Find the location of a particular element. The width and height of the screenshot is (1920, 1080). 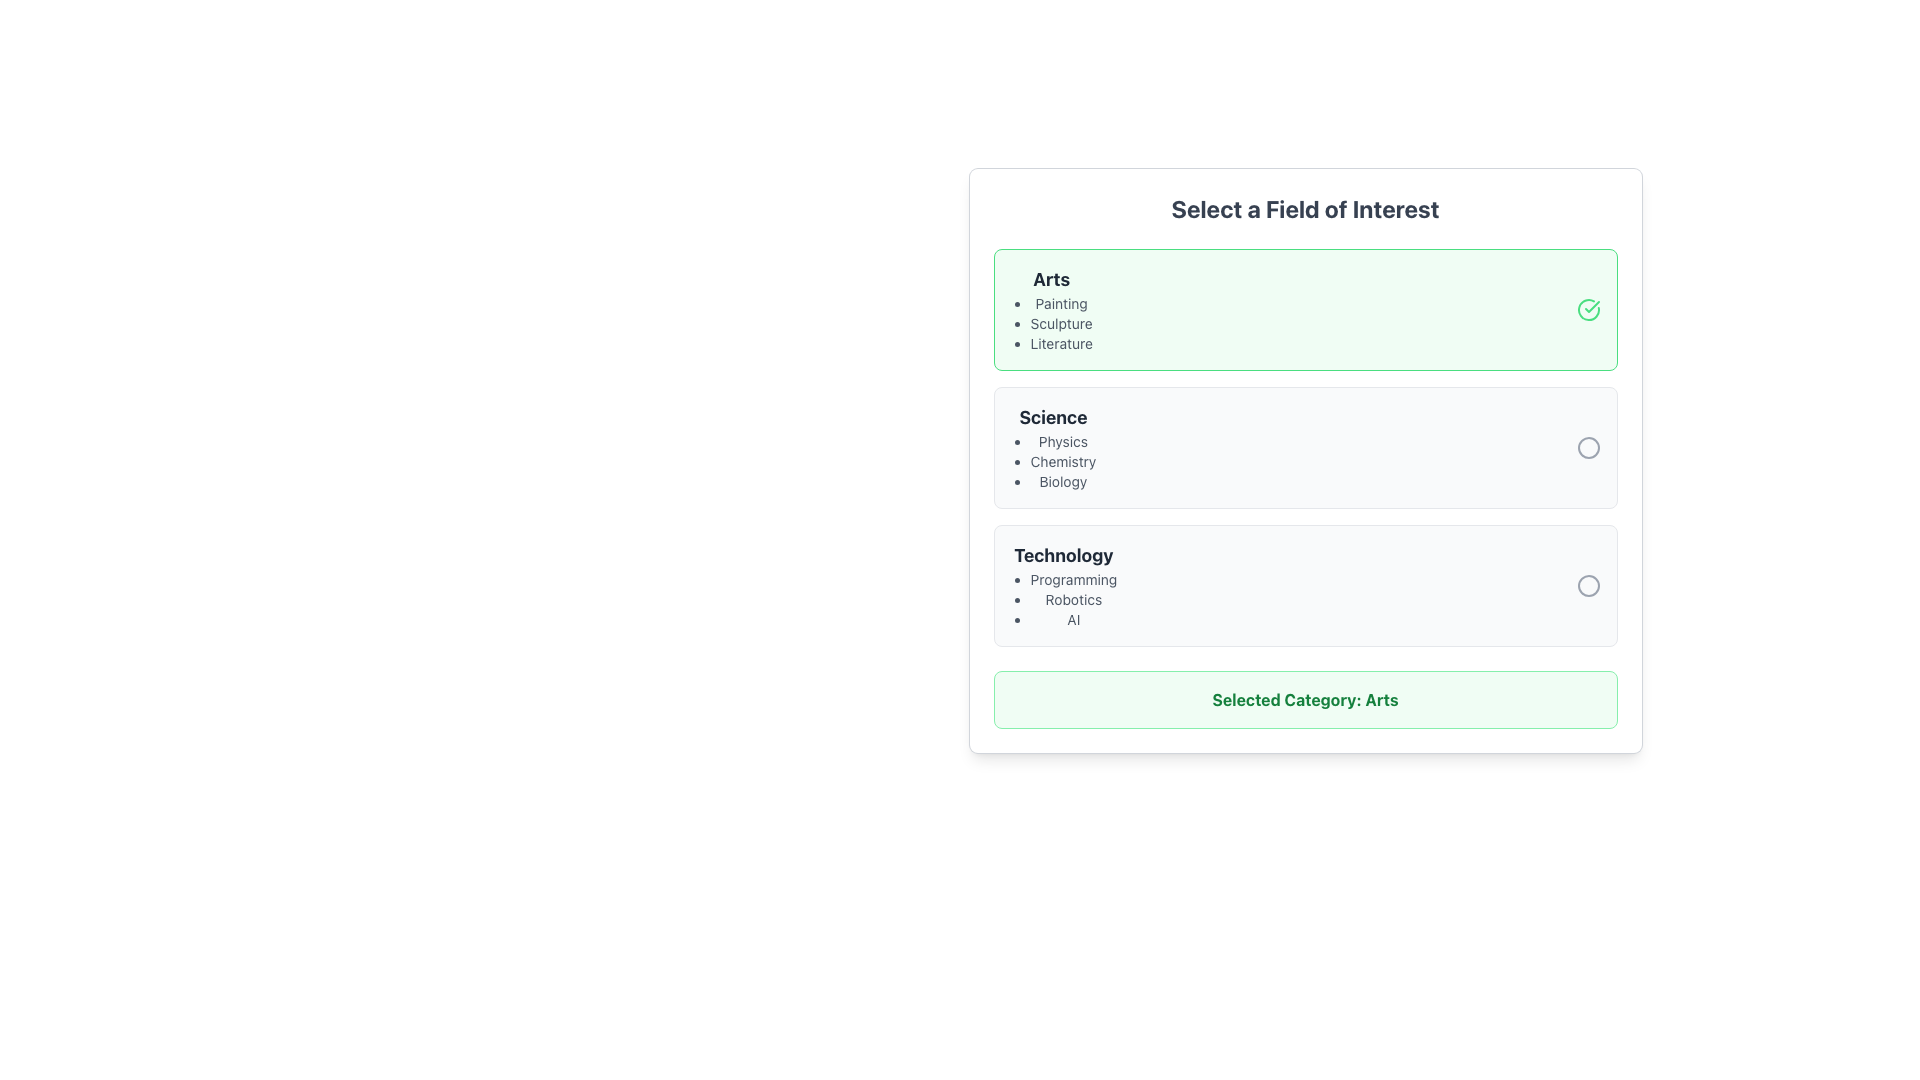

the static text item representing the subject within the 'Science' category, which is the last item in the bulleted list below 'Chemistry' is located at coordinates (1062, 482).